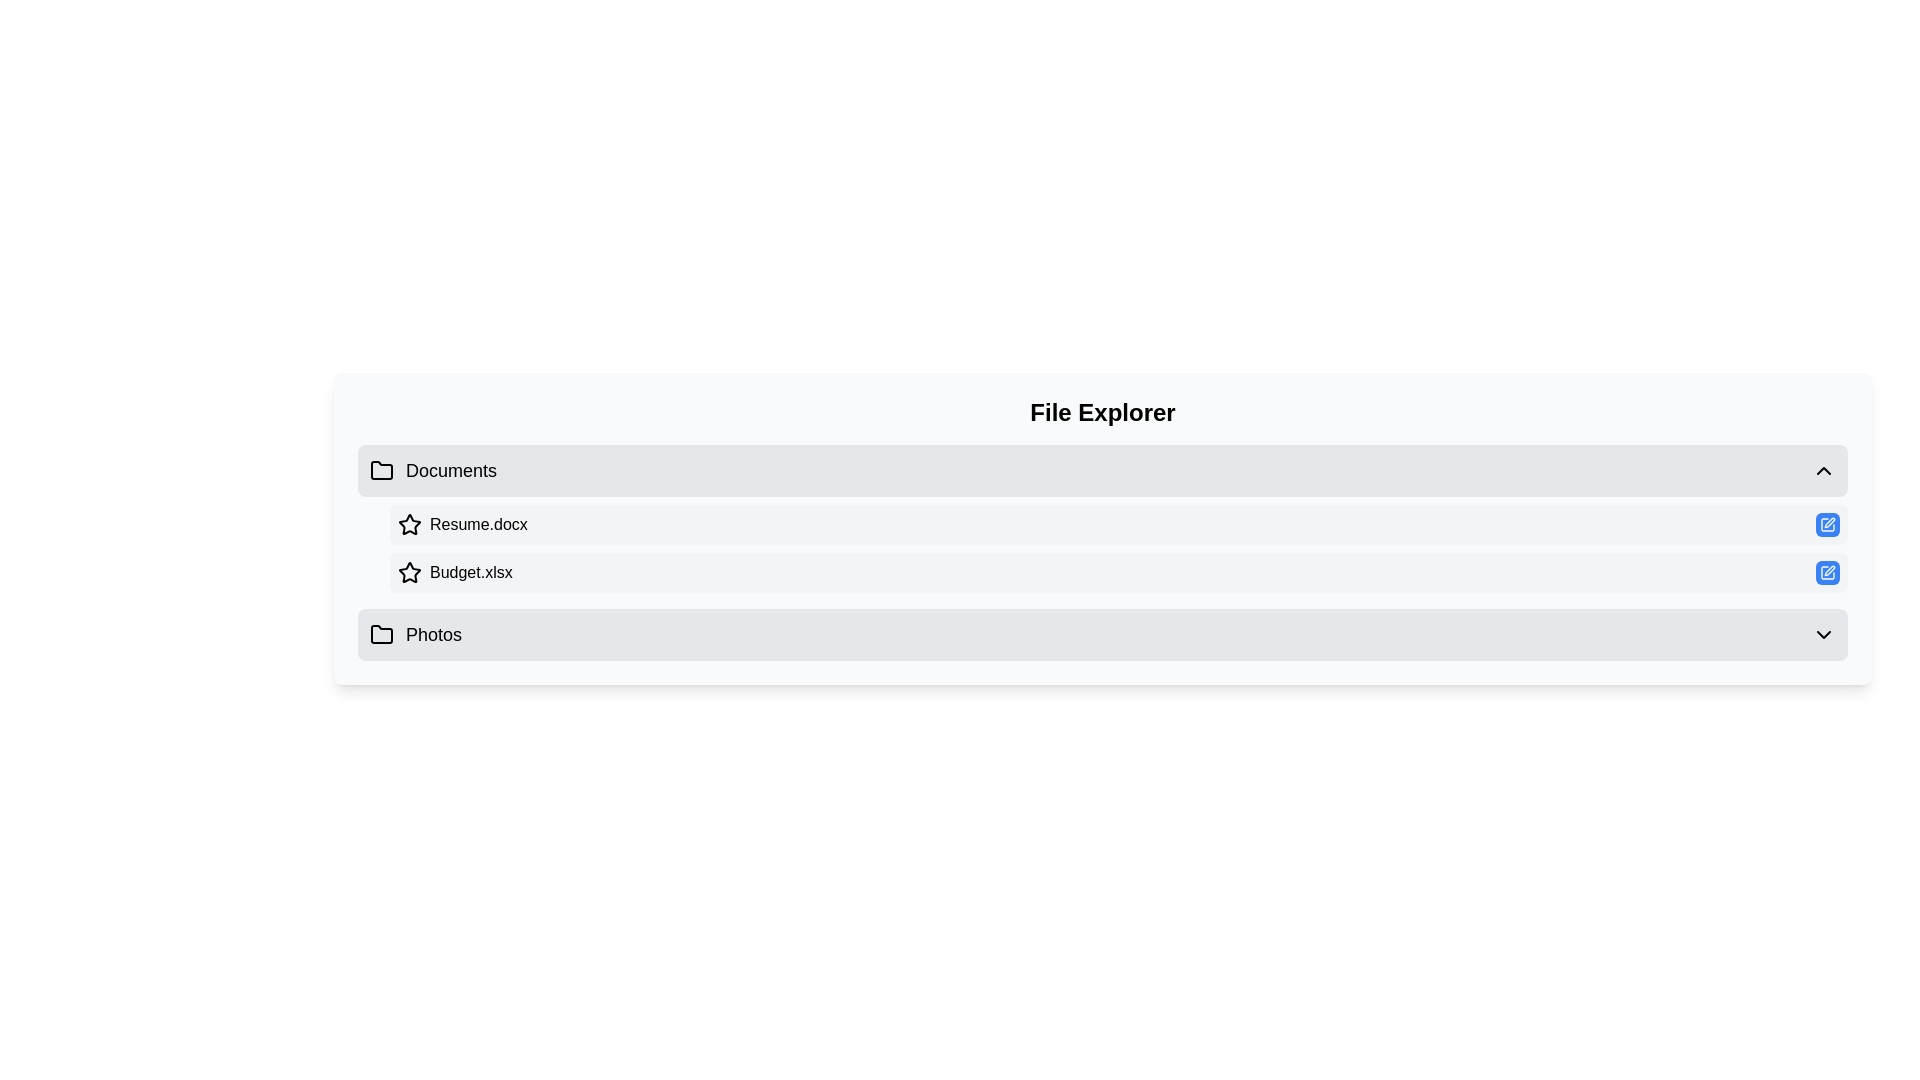 Image resolution: width=1920 pixels, height=1080 pixels. Describe the element at coordinates (1102, 635) in the screenshot. I see `the 'Photos' folder entry` at that location.